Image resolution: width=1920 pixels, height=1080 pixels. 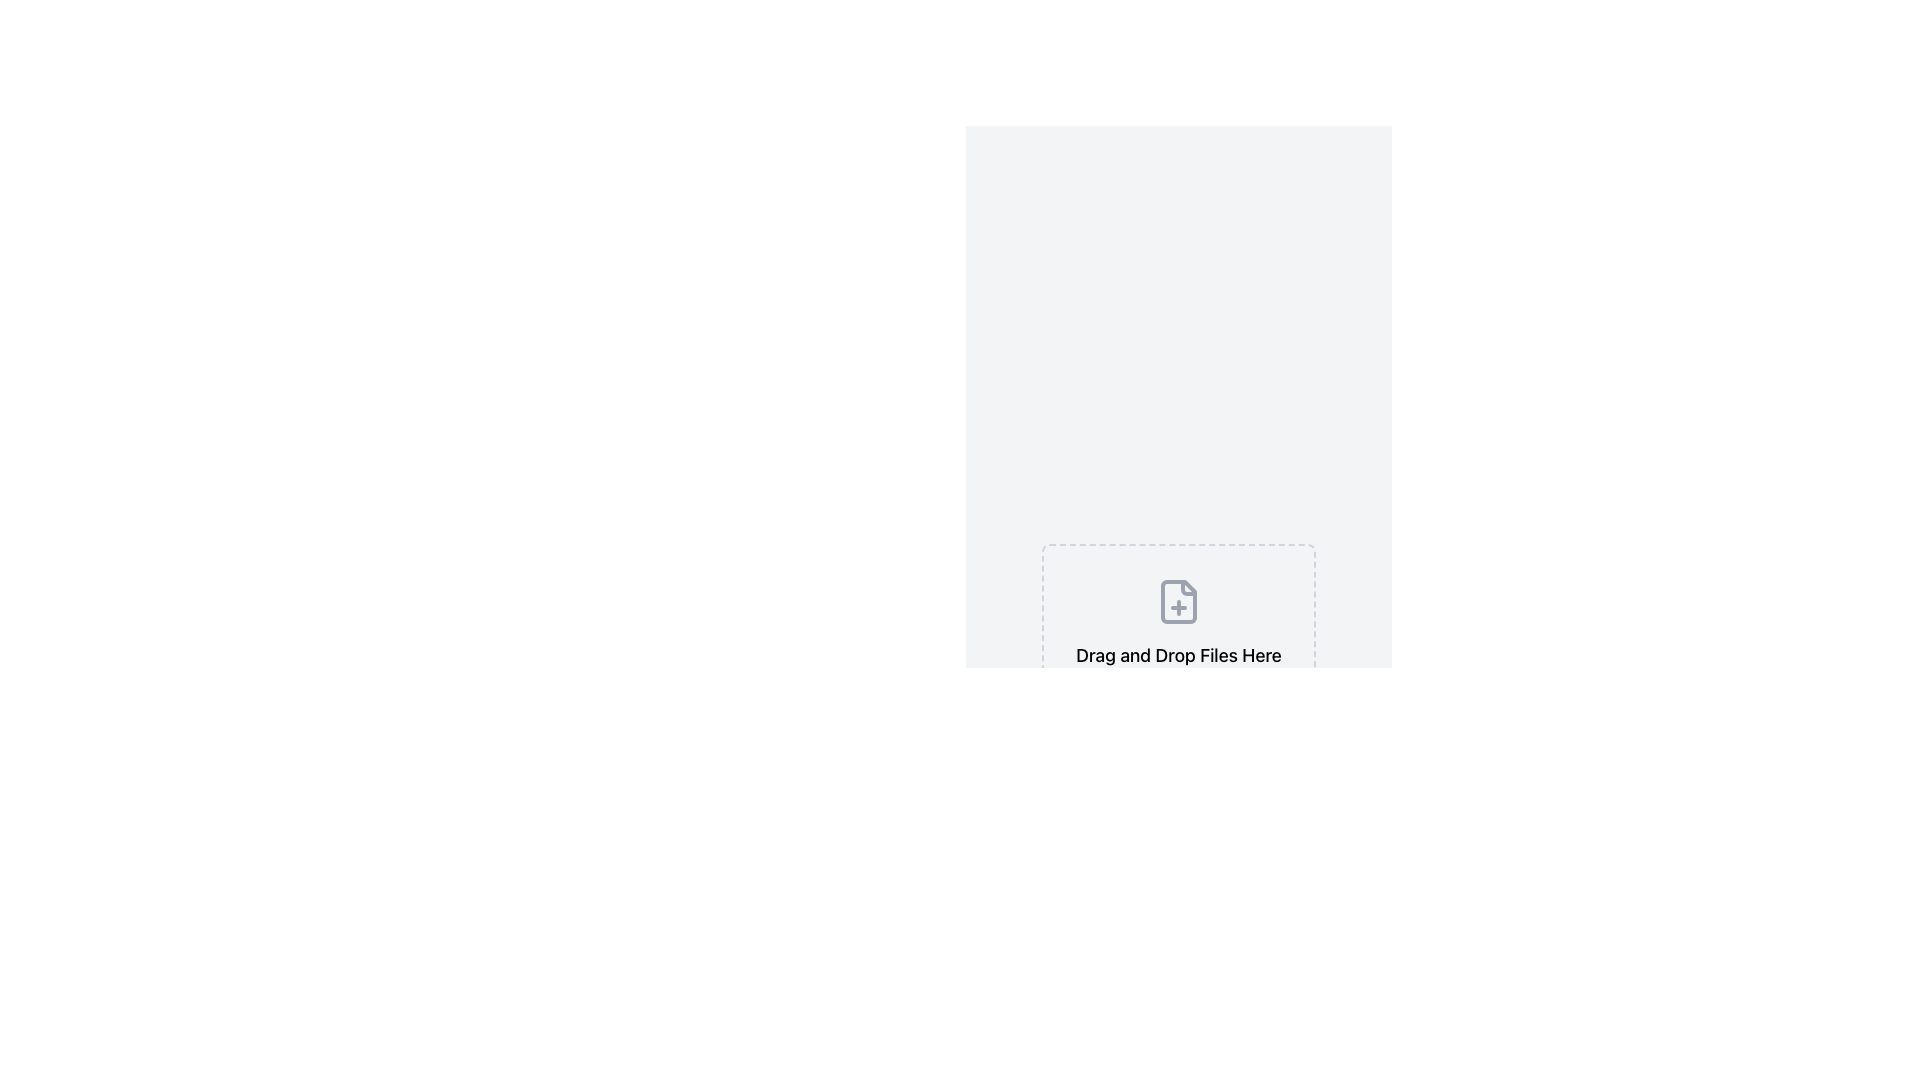 What do you see at coordinates (1179, 655) in the screenshot?
I see `the static text label that says 'Drag and Drop Files Here', which is centered within a dashed-border box for file uploads` at bounding box center [1179, 655].